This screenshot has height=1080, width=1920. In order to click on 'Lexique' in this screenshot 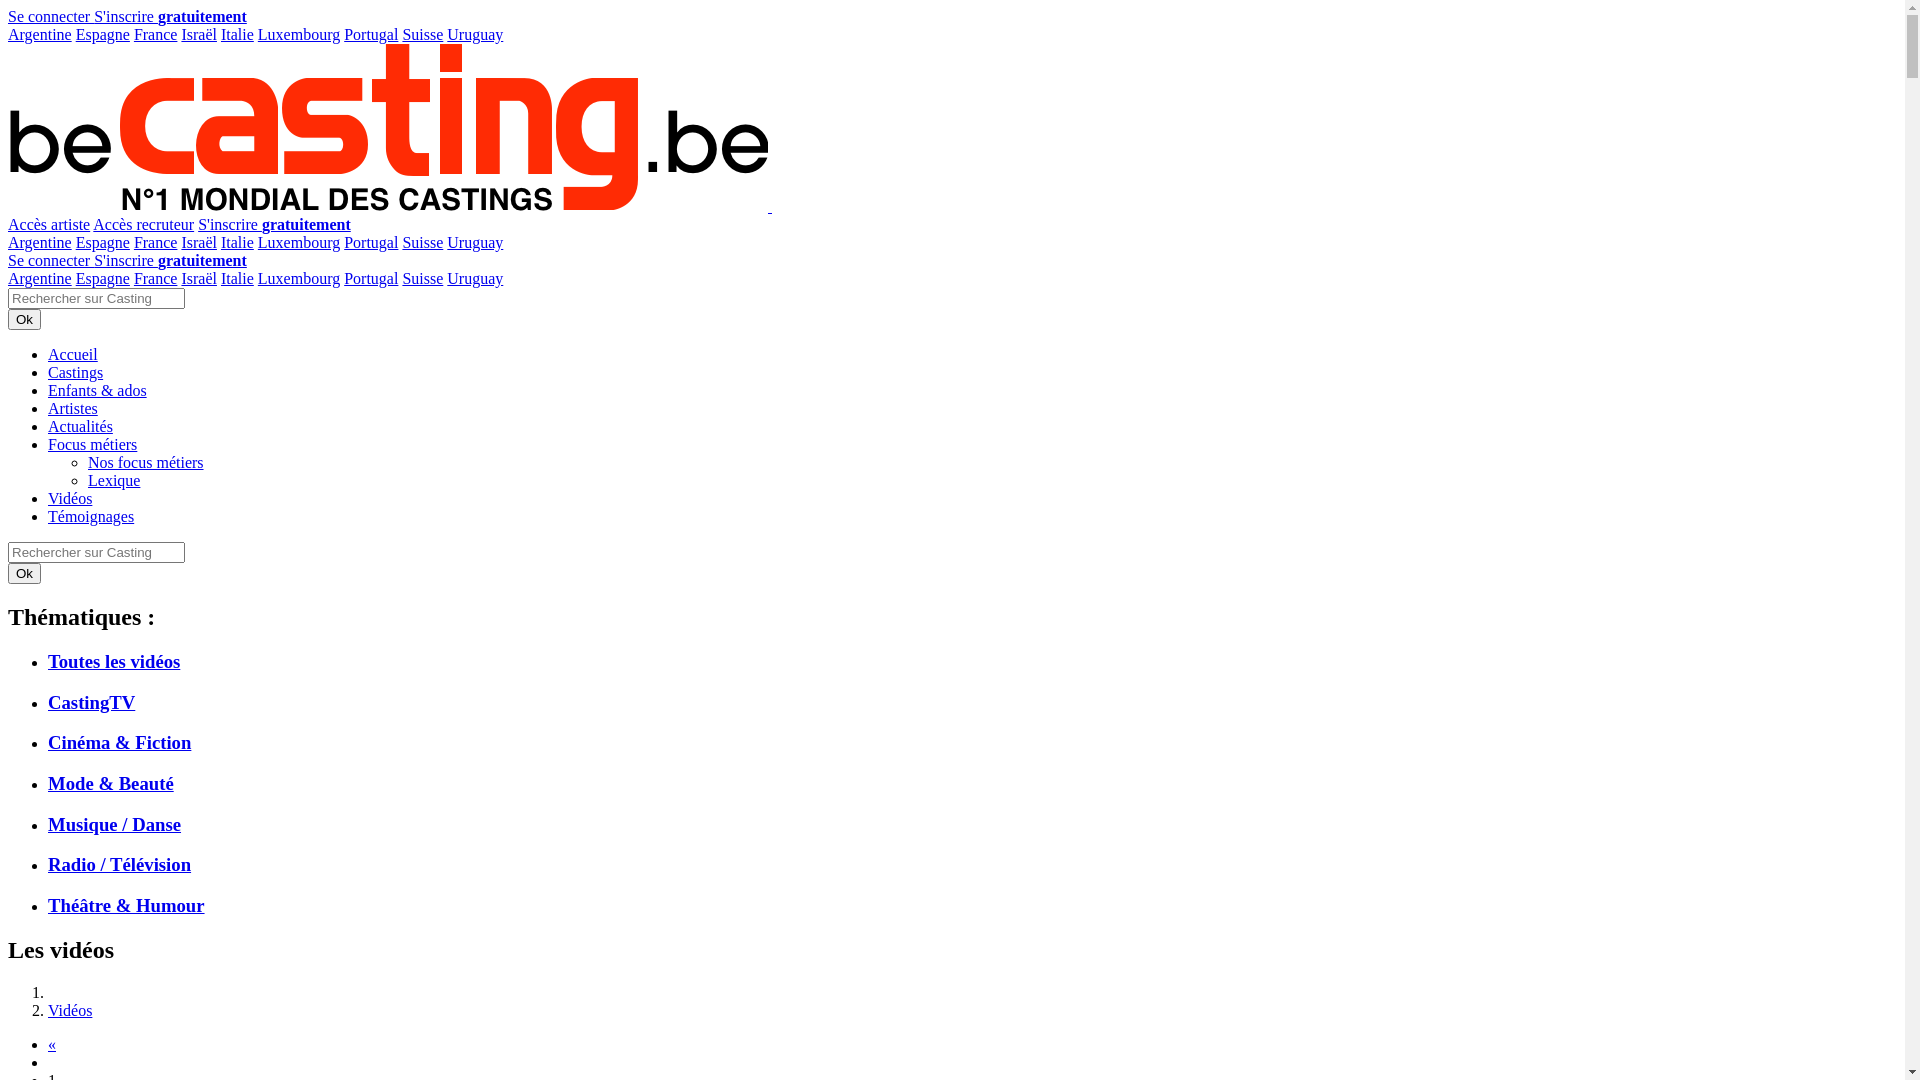, I will do `click(113, 480)`.